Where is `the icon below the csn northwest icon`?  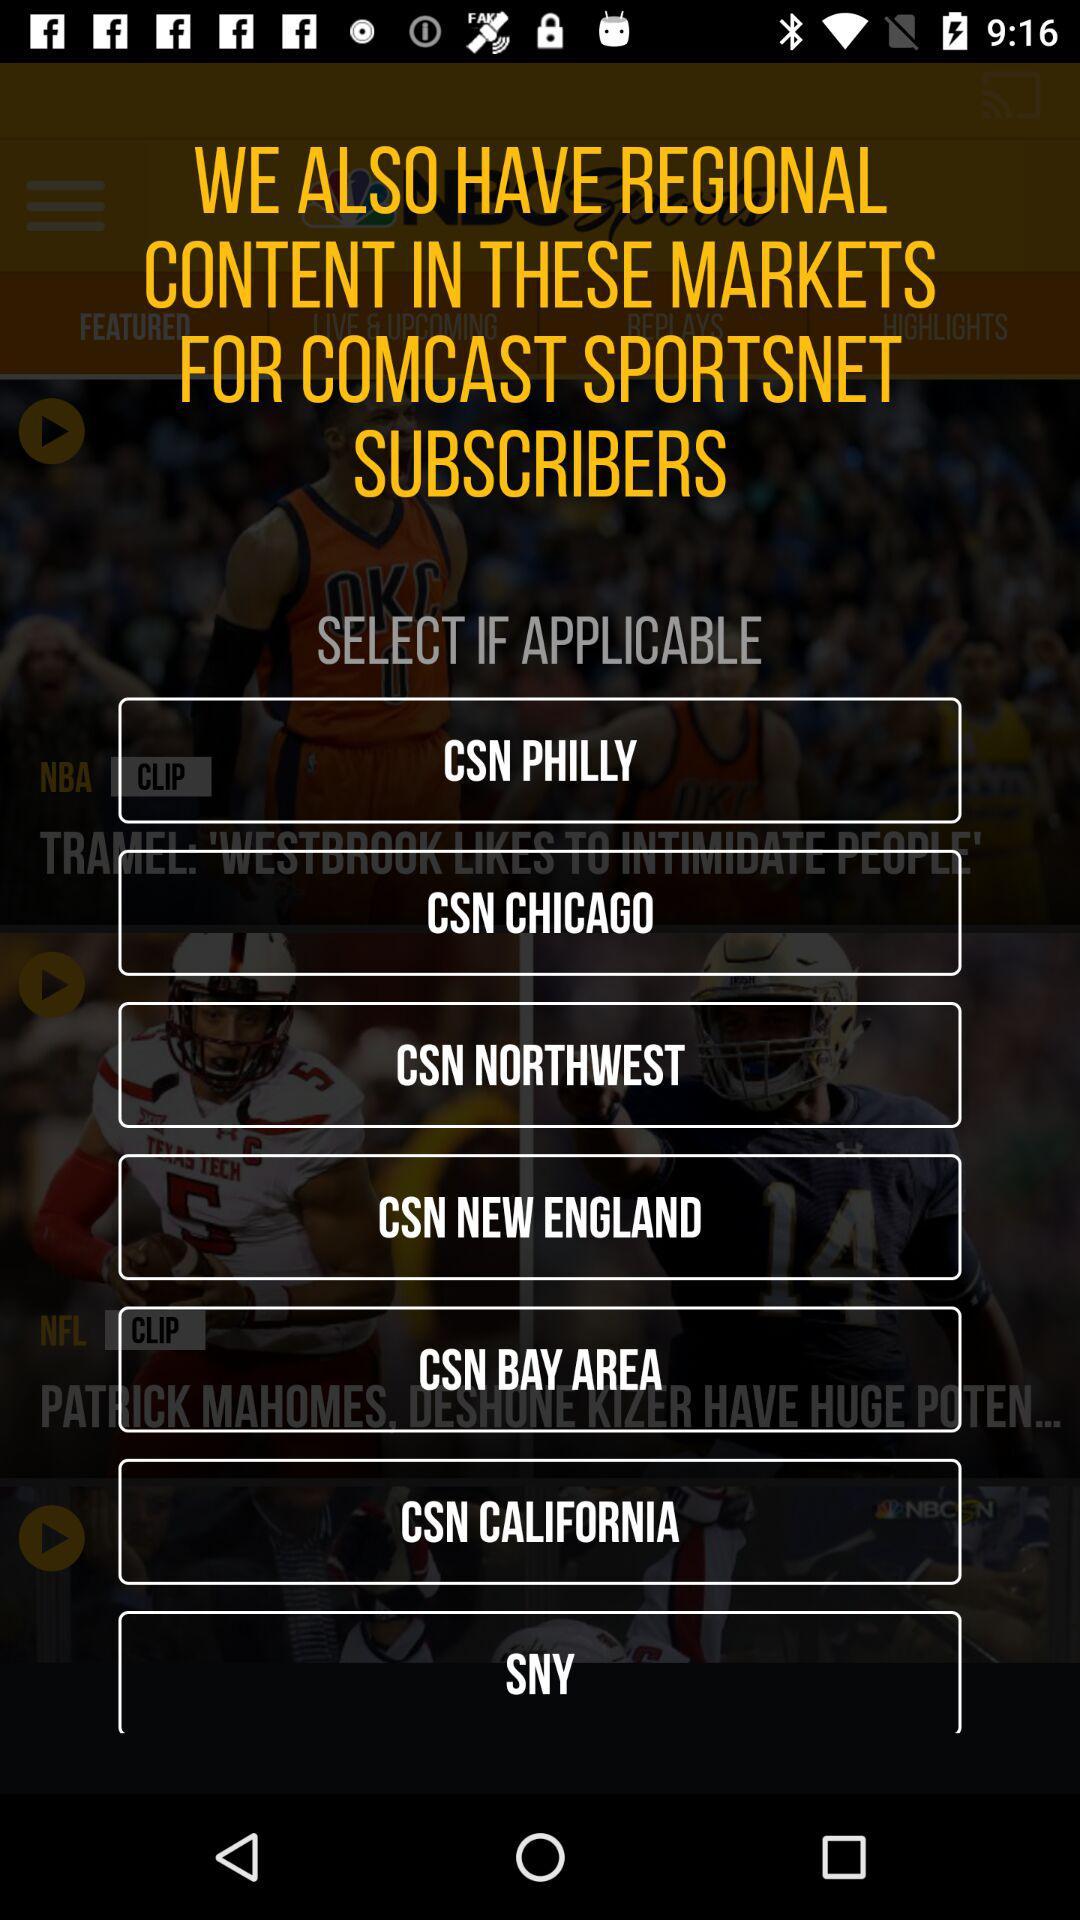
the icon below the csn northwest icon is located at coordinates (540, 1216).